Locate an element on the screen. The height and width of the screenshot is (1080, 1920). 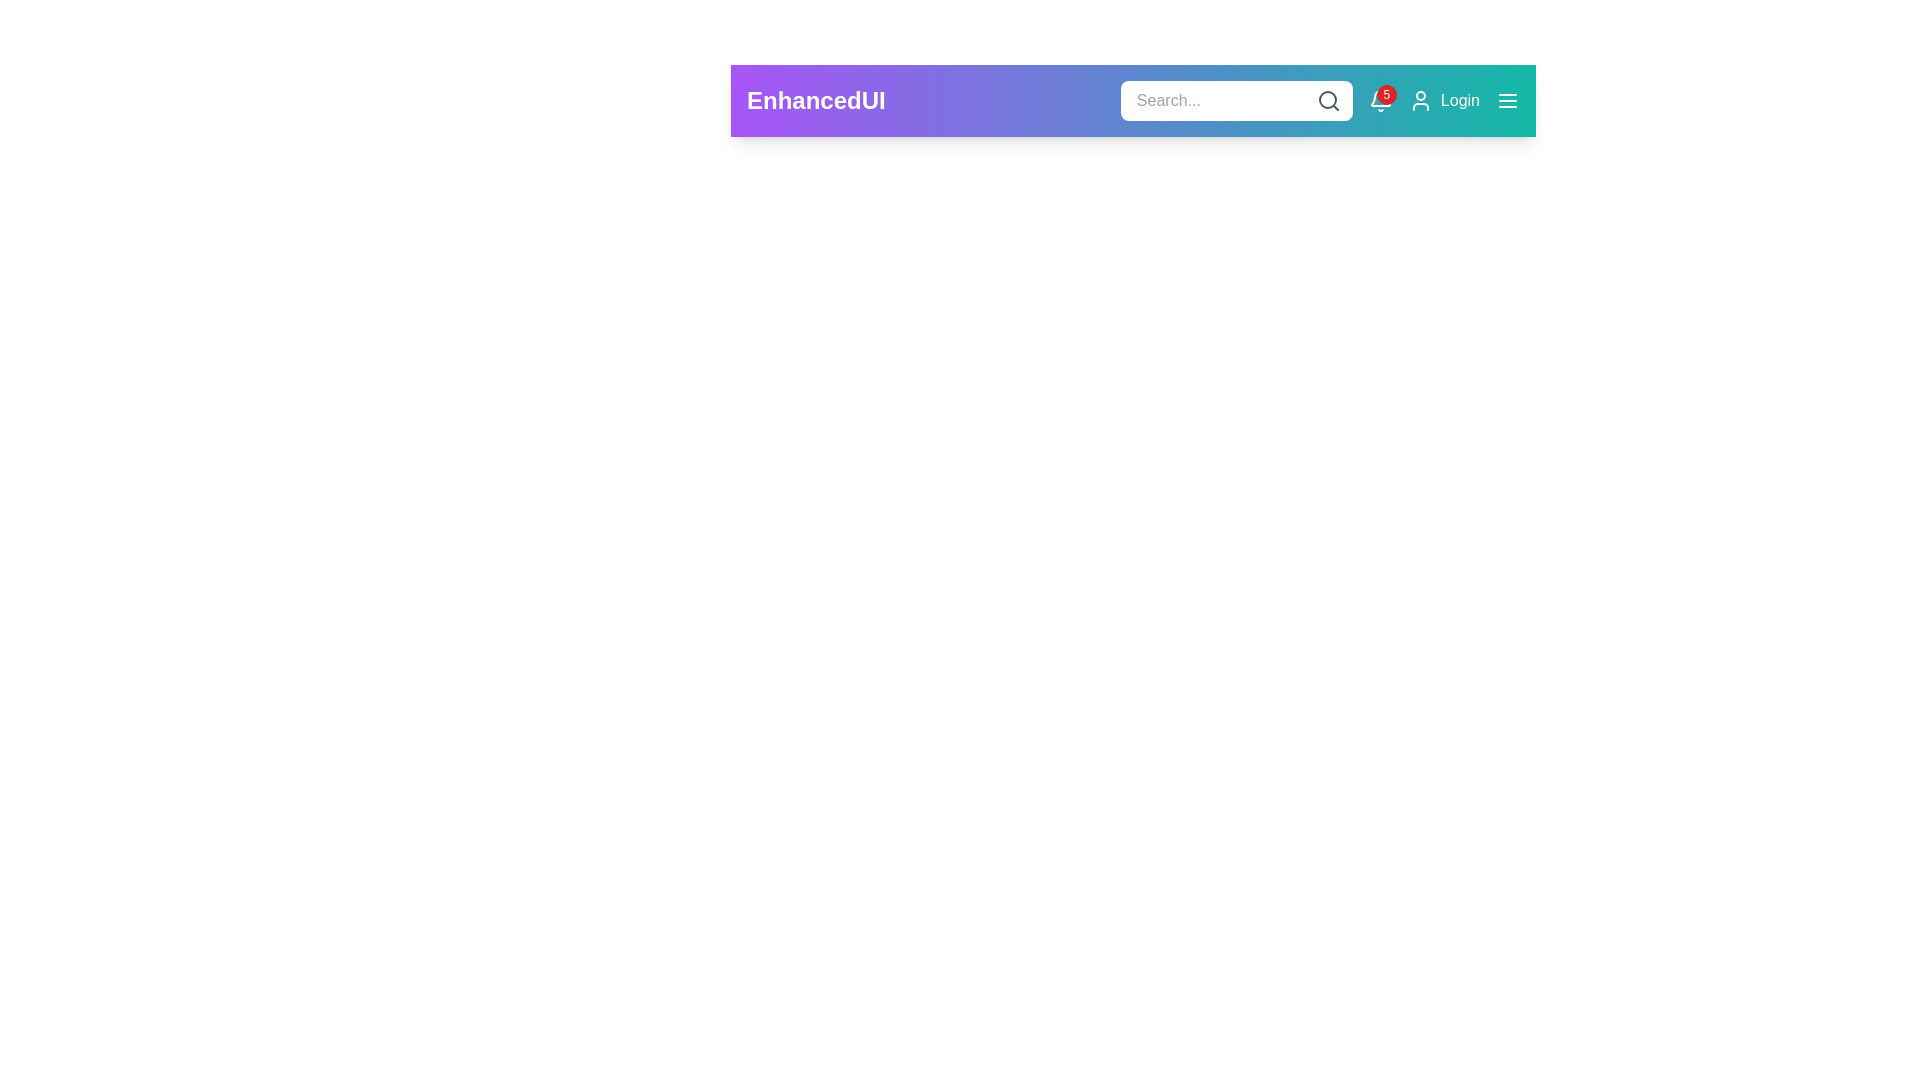
the menu button to open the menu is located at coordinates (1507, 100).